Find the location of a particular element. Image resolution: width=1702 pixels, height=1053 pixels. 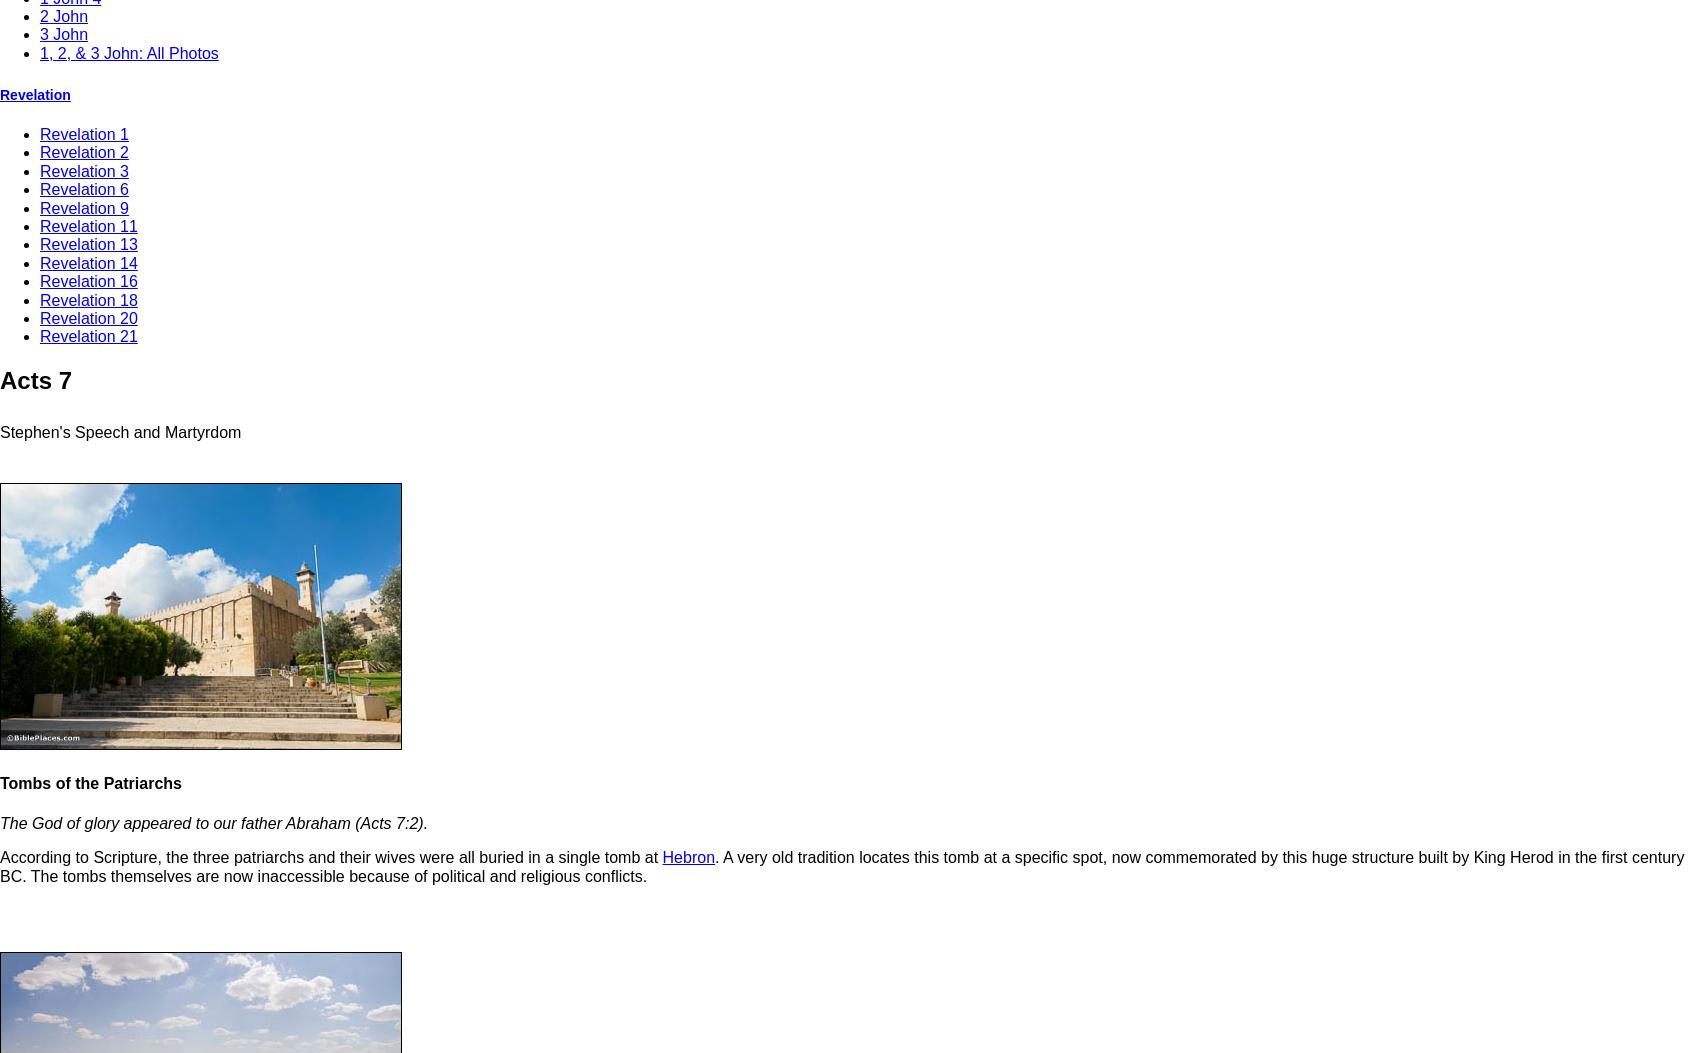

'1, 2, & 3 John: All Photos' is located at coordinates (129, 51).